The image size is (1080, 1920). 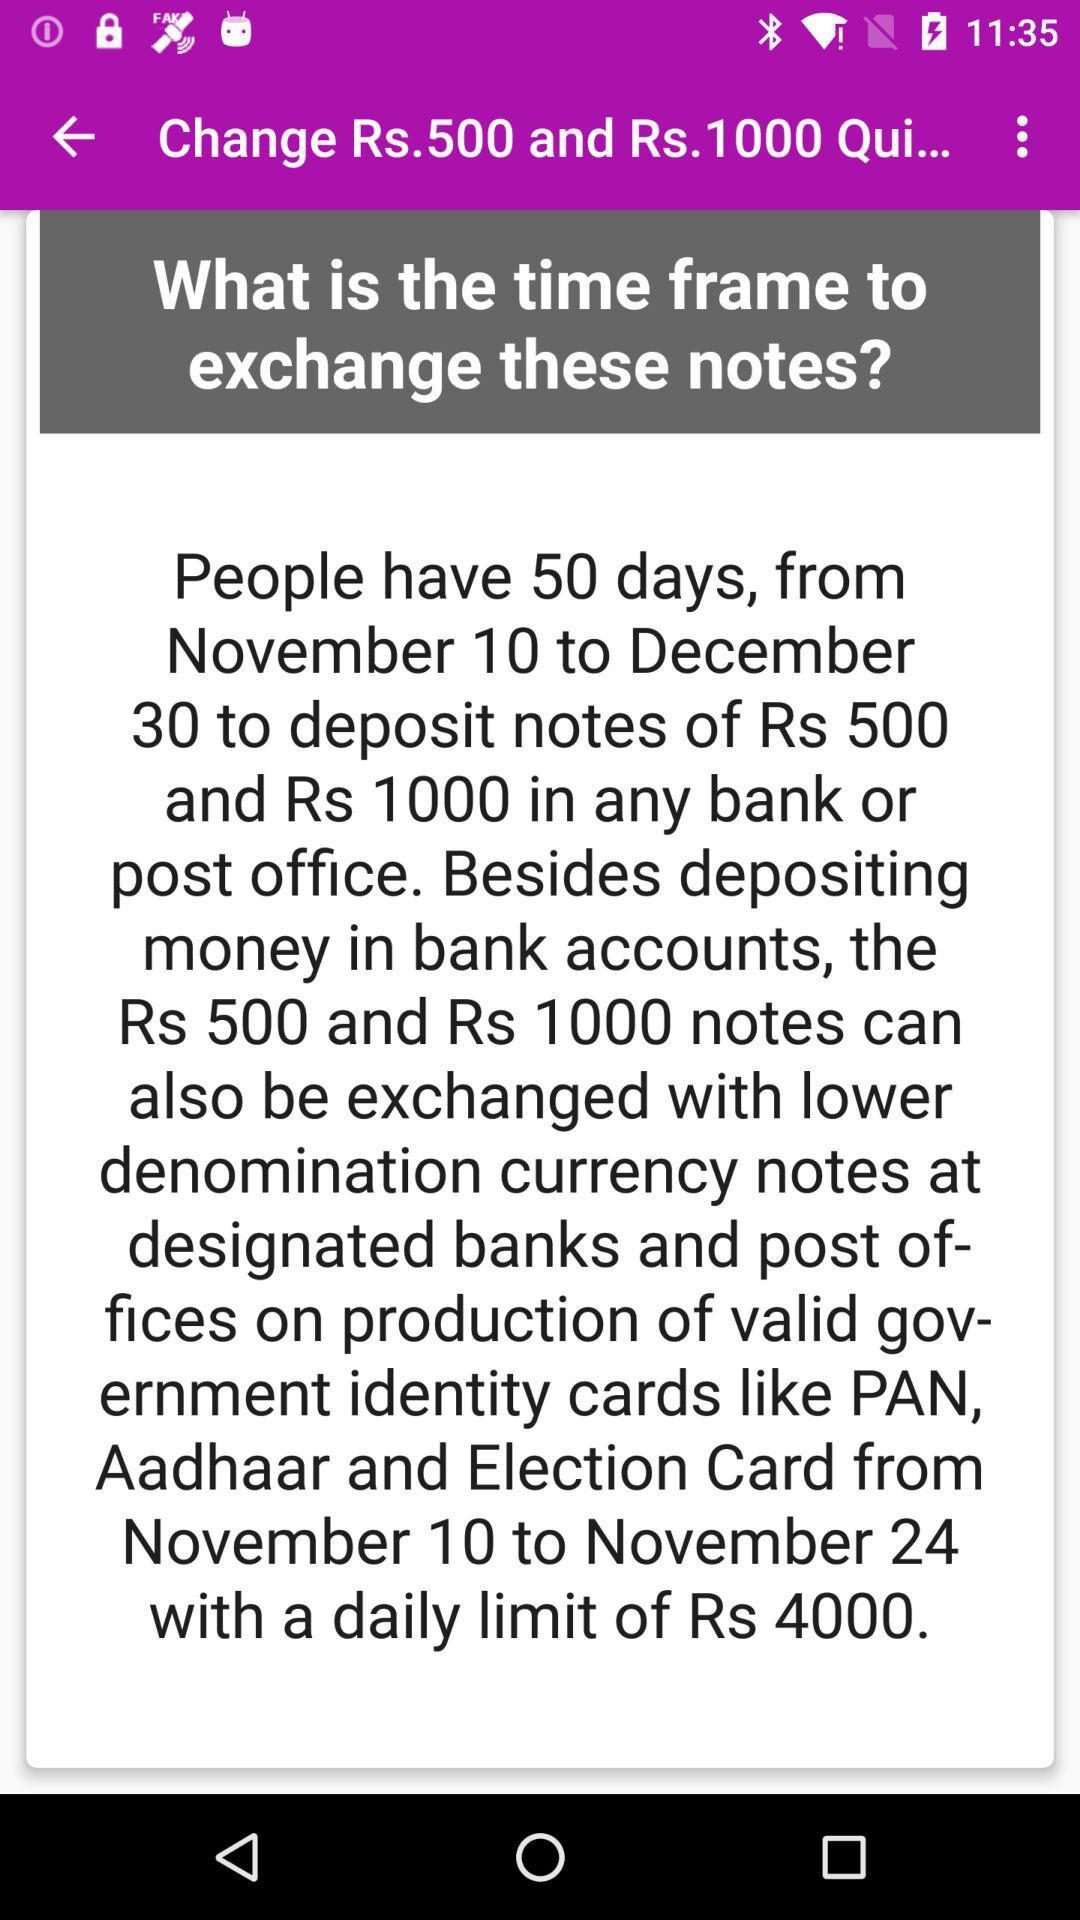 What do you see at coordinates (1027, 135) in the screenshot?
I see `the item above what is the item` at bounding box center [1027, 135].